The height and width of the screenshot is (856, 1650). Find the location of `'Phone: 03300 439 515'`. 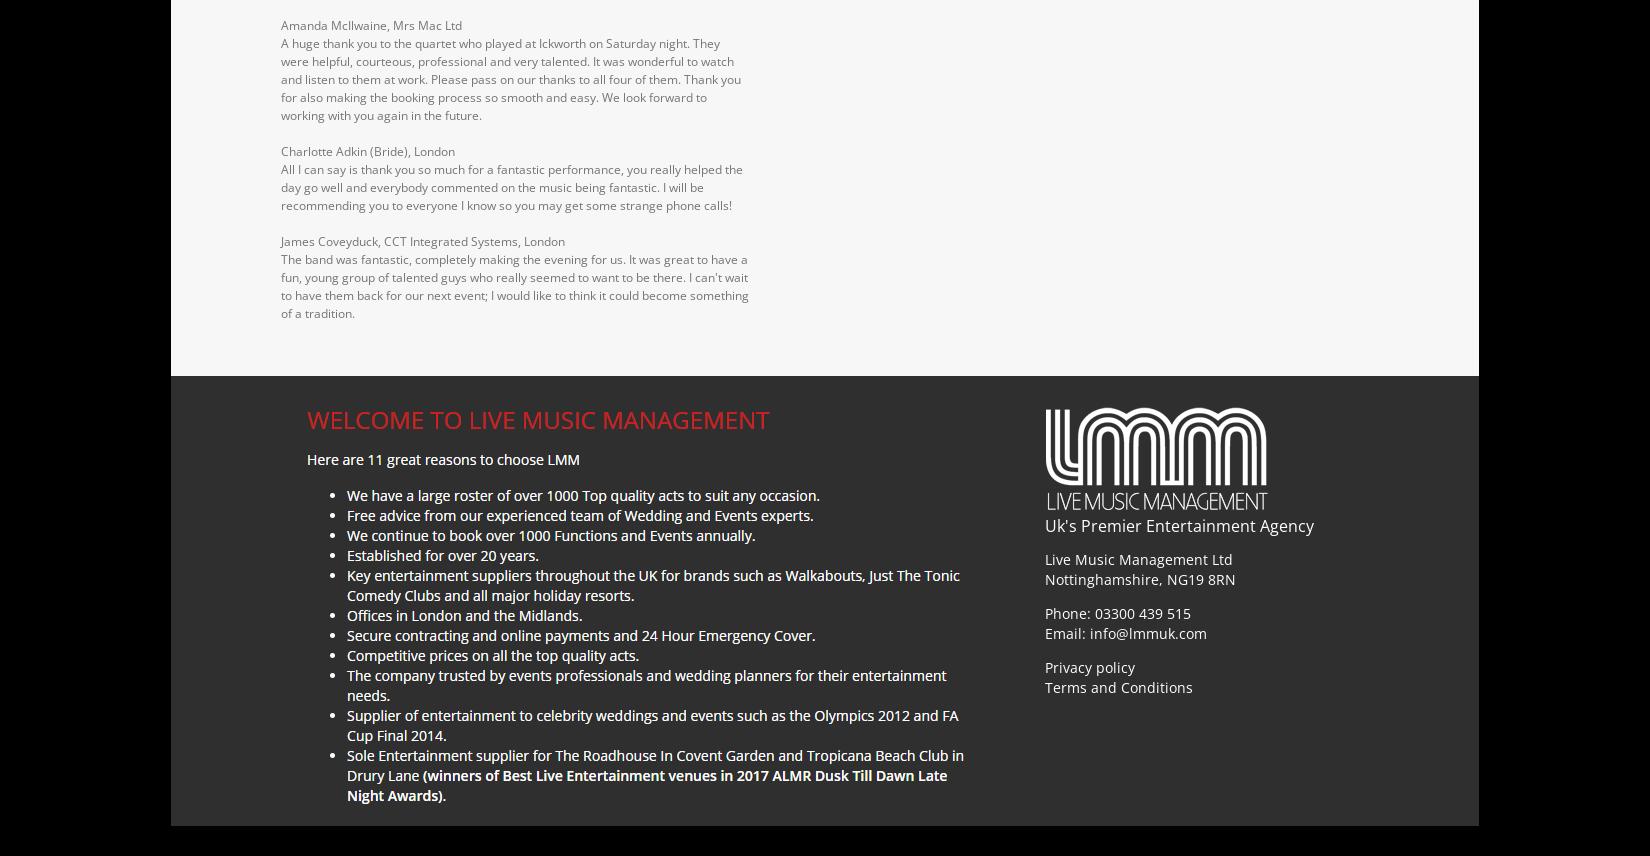

'Phone: 03300 439 515' is located at coordinates (1118, 611).